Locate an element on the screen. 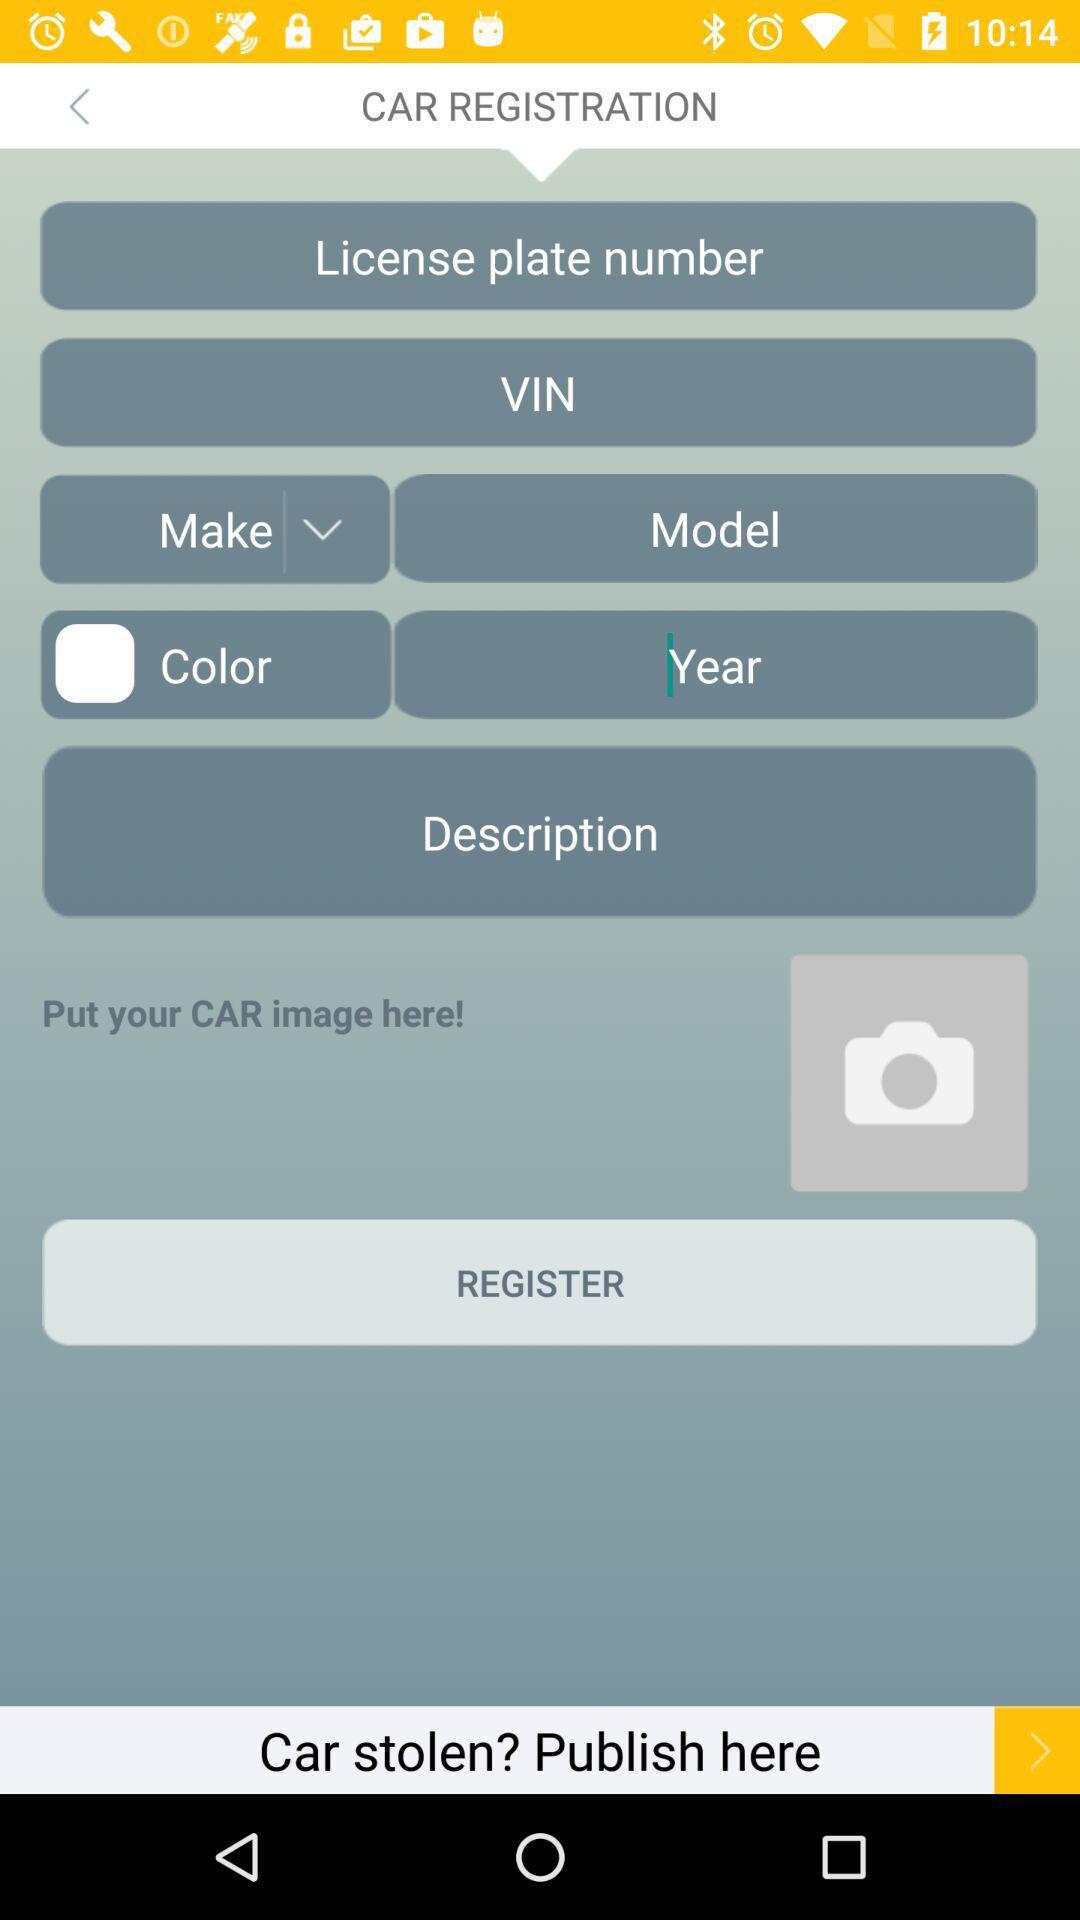 This screenshot has width=1080, height=1920. vehicle description is located at coordinates (540, 832).